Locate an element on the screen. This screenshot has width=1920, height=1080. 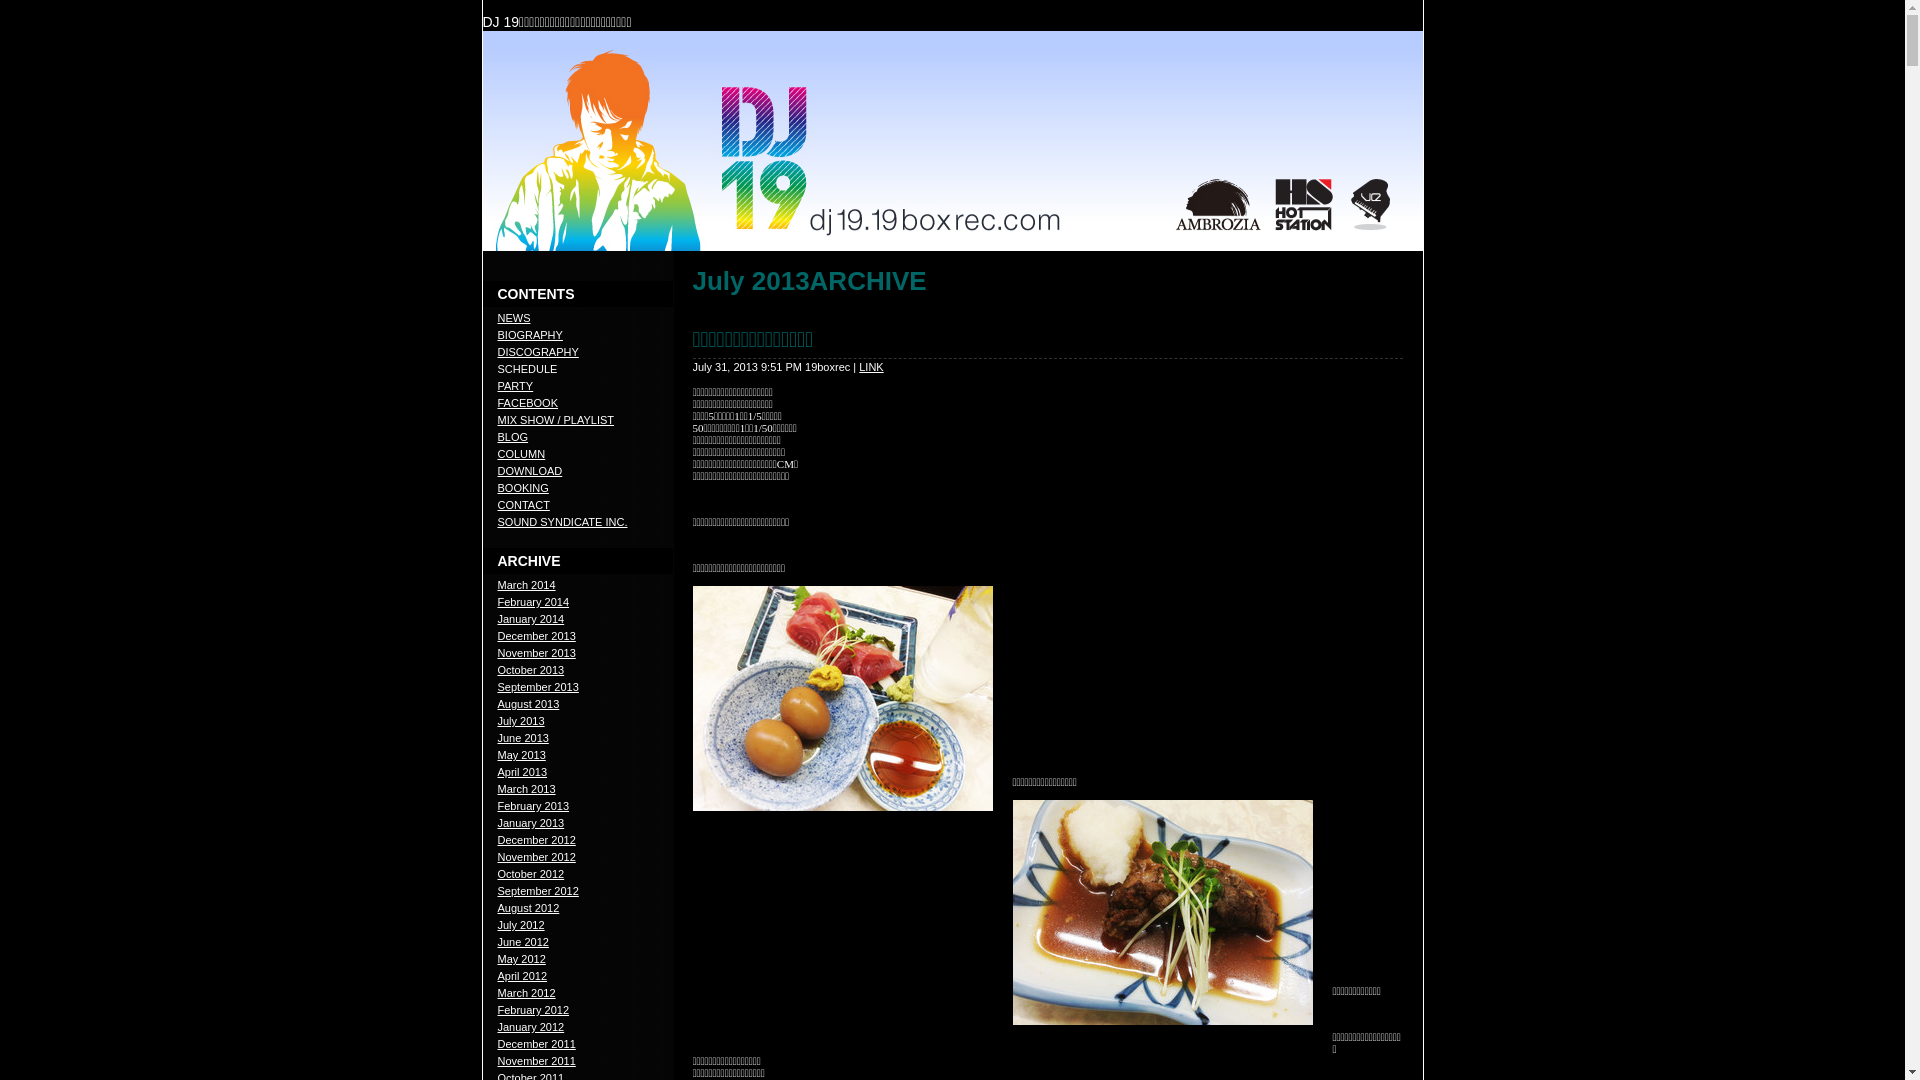
'May 2012' is located at coordinates (498, 958).